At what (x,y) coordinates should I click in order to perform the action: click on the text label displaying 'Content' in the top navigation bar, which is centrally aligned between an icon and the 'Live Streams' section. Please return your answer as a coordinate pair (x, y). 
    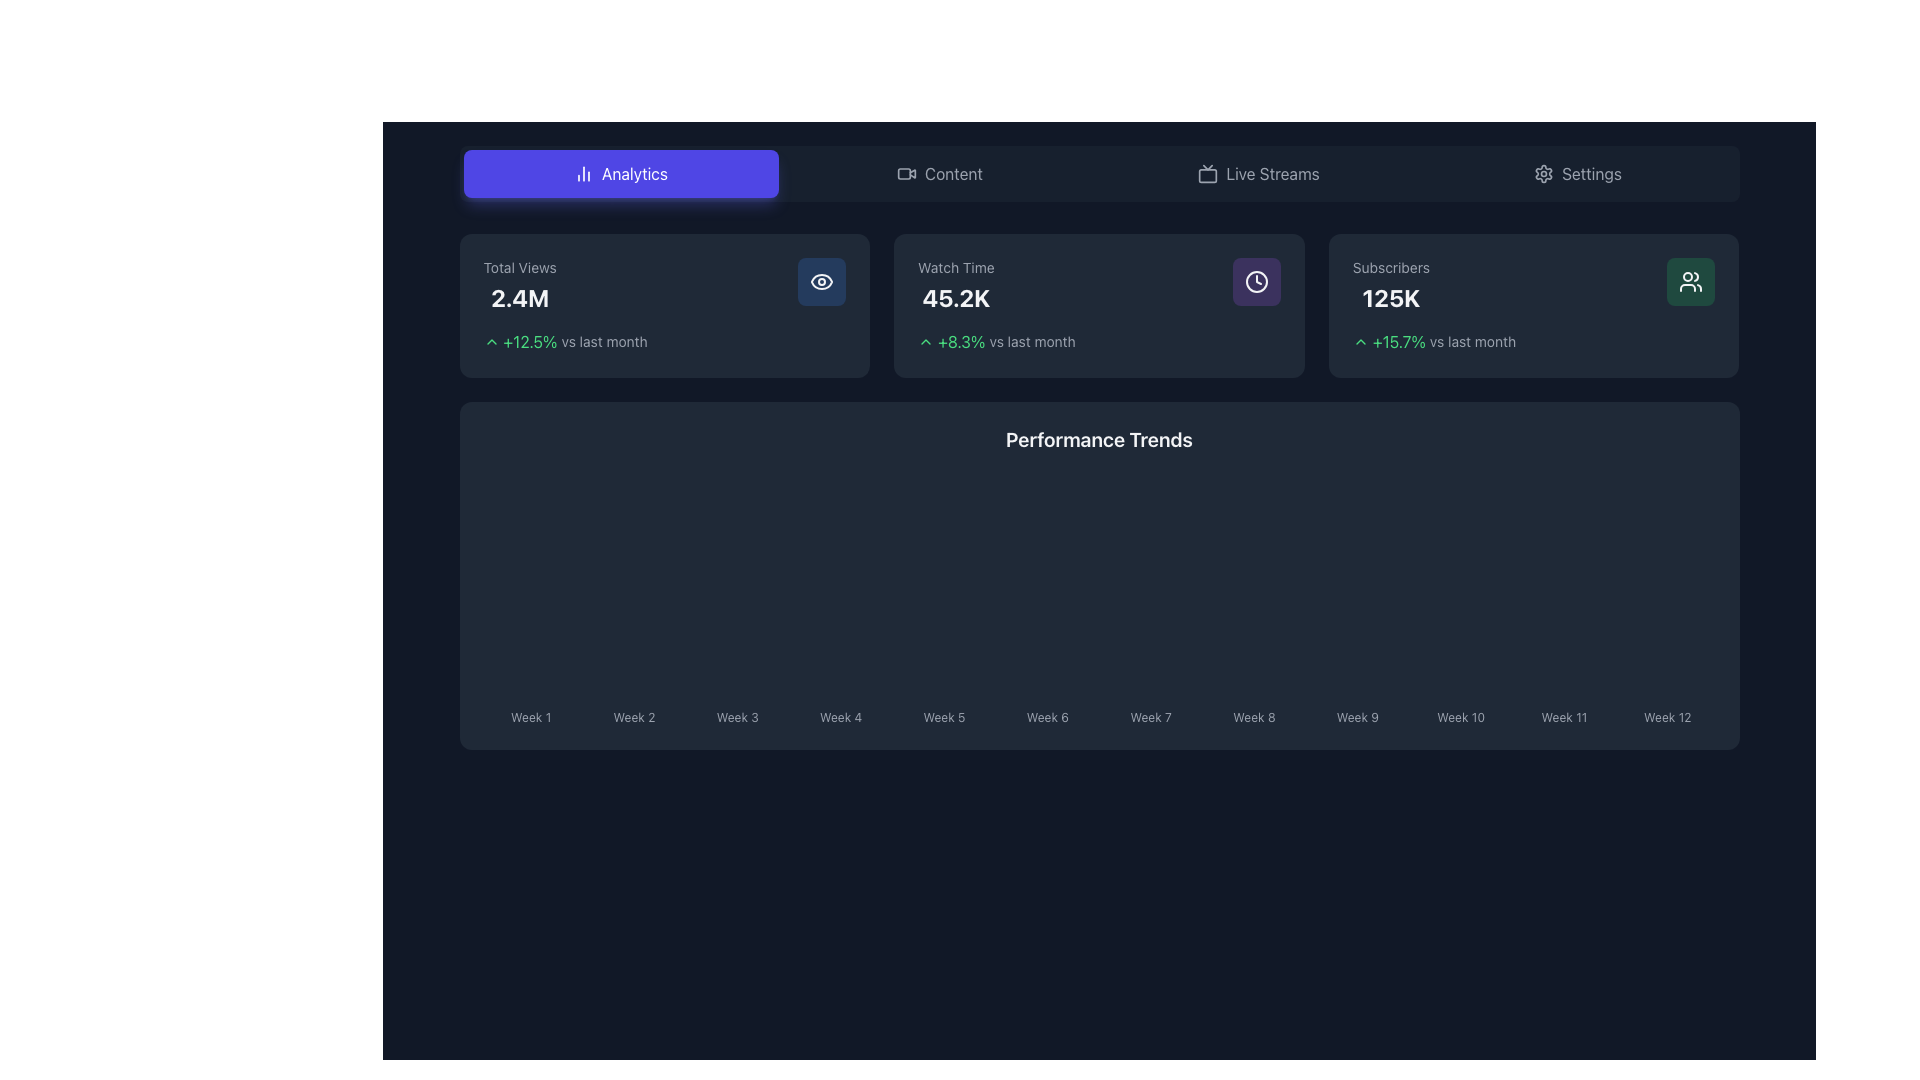
    Looking at the image, I should click on (953, 172).